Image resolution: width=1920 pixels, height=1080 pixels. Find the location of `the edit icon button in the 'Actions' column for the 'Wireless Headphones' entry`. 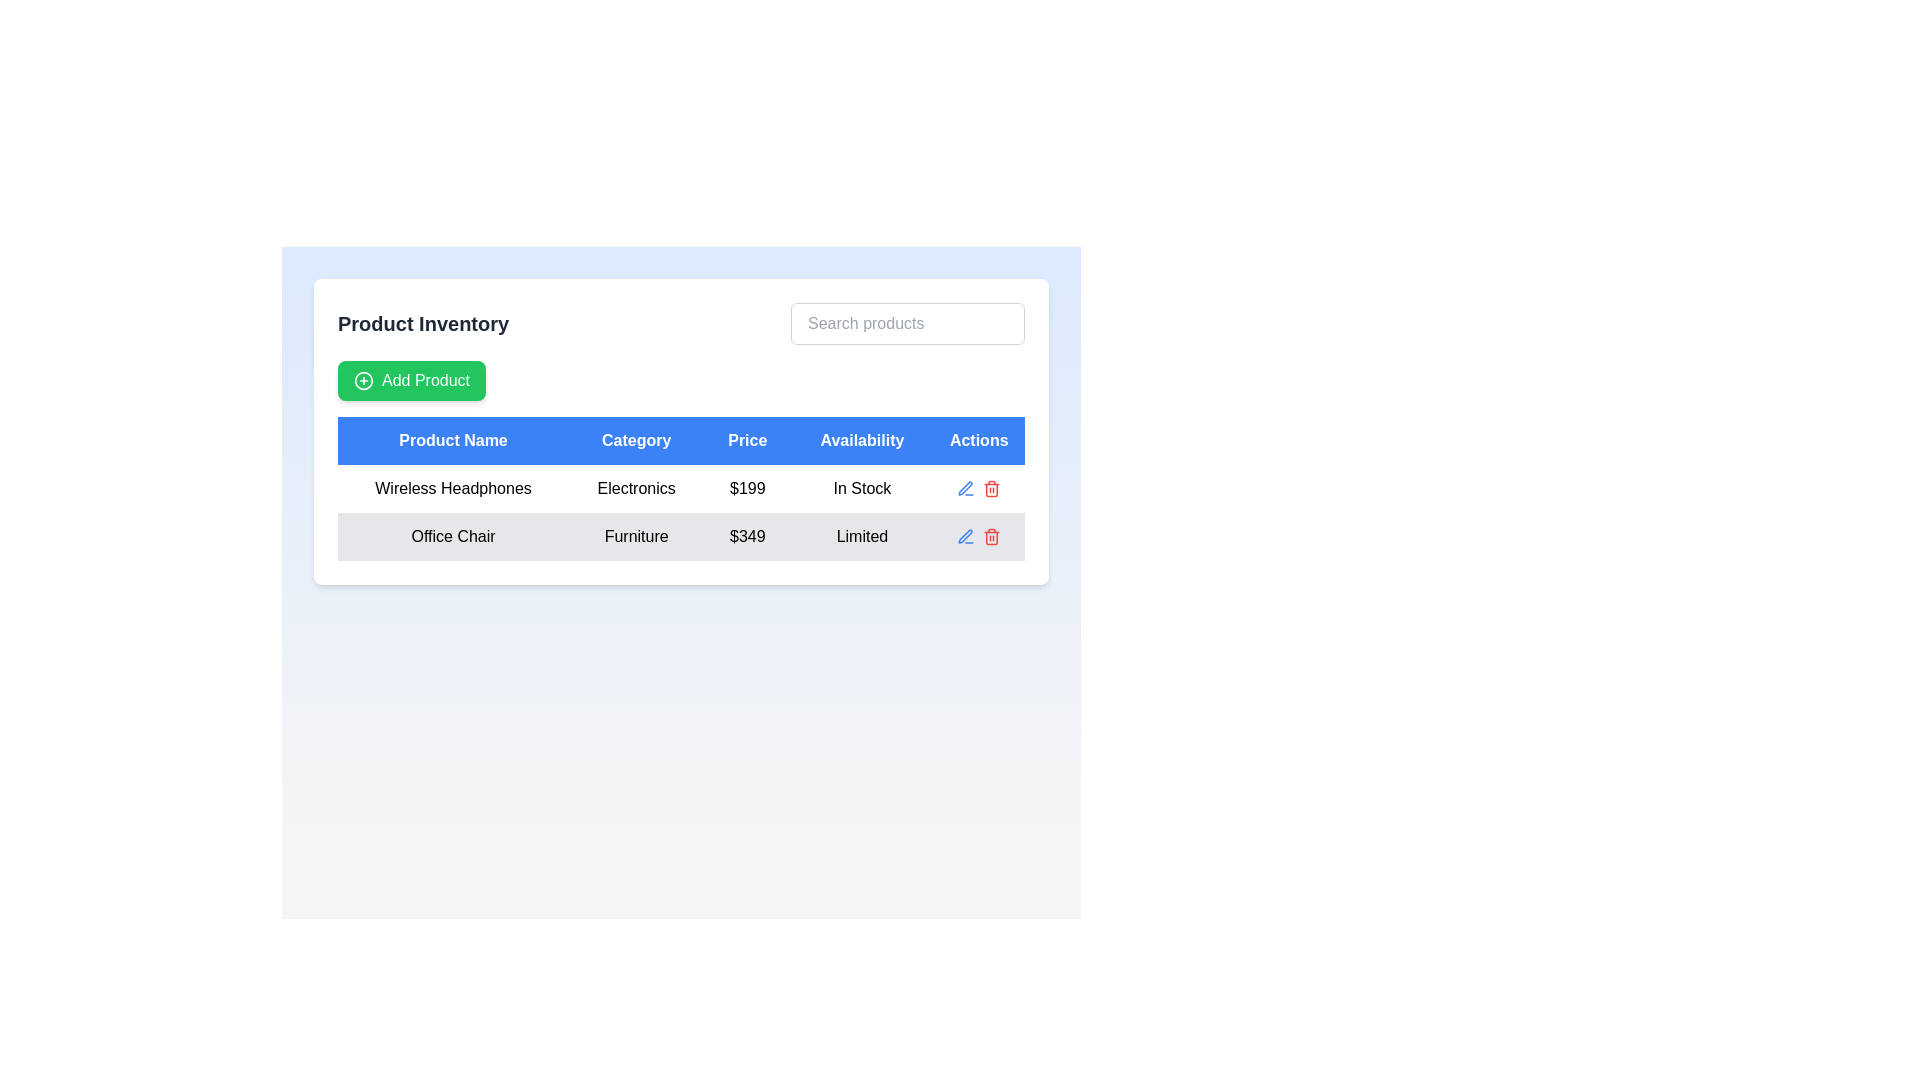

the edit icon button in the 'Actions' column for the 'Wireless Headphones' entry is located at coordinates (965, 535).